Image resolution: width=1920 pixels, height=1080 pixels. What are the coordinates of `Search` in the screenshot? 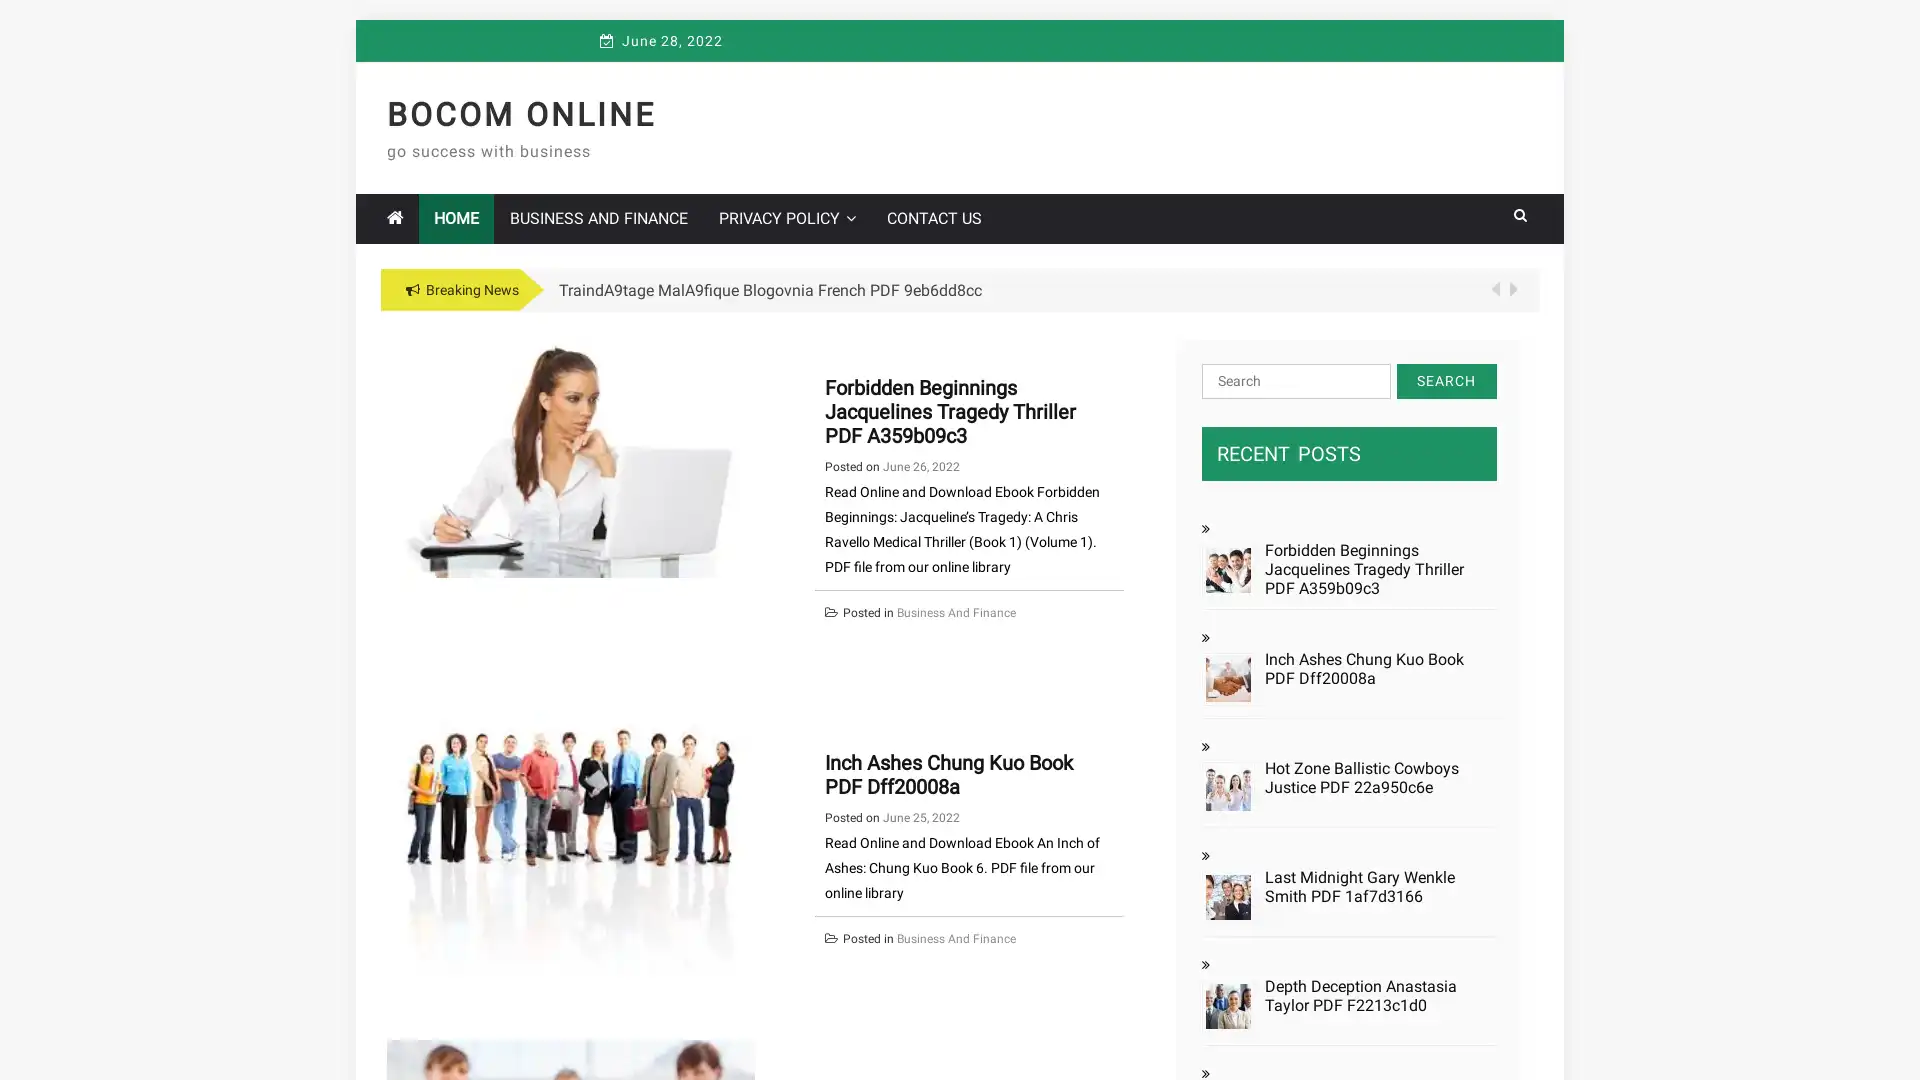 It's located at (1445, 380).